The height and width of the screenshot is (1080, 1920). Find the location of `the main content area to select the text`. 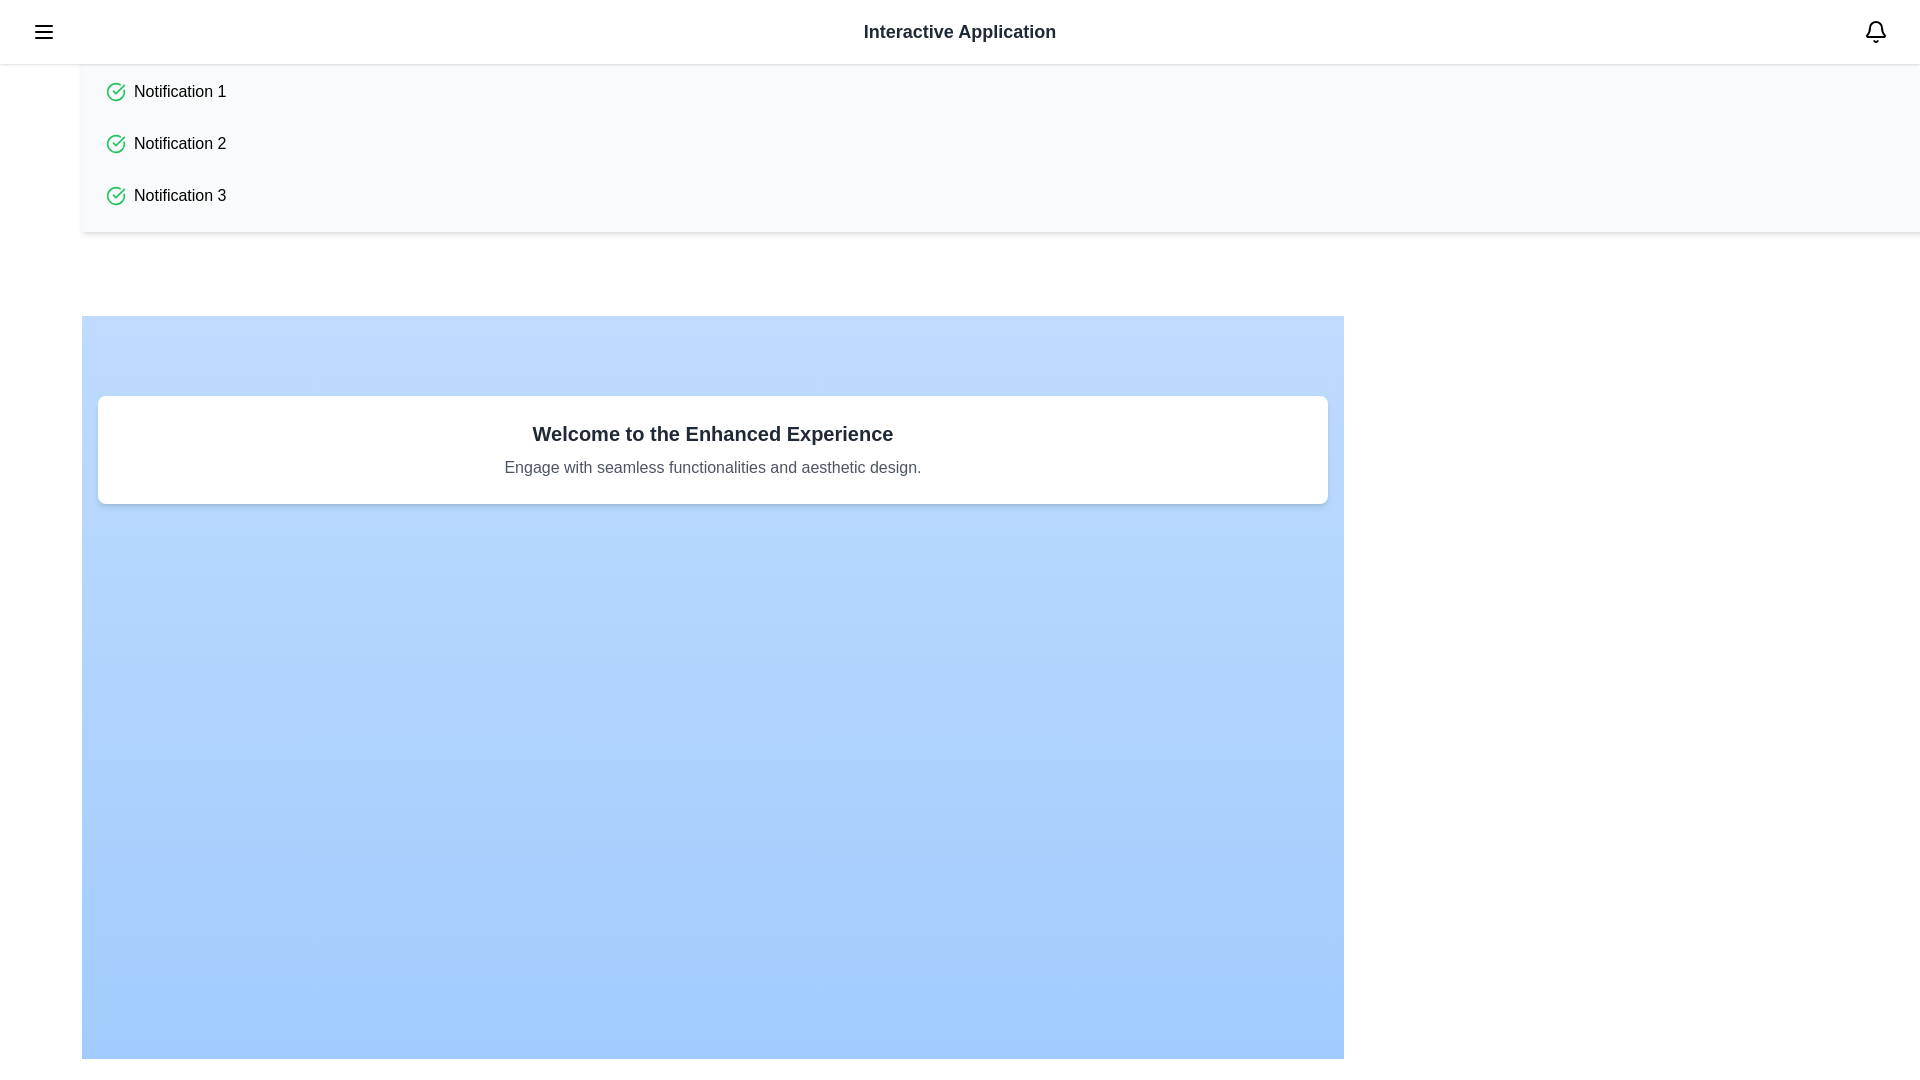

the main content area to select the text is located at coordinates (713, 450).